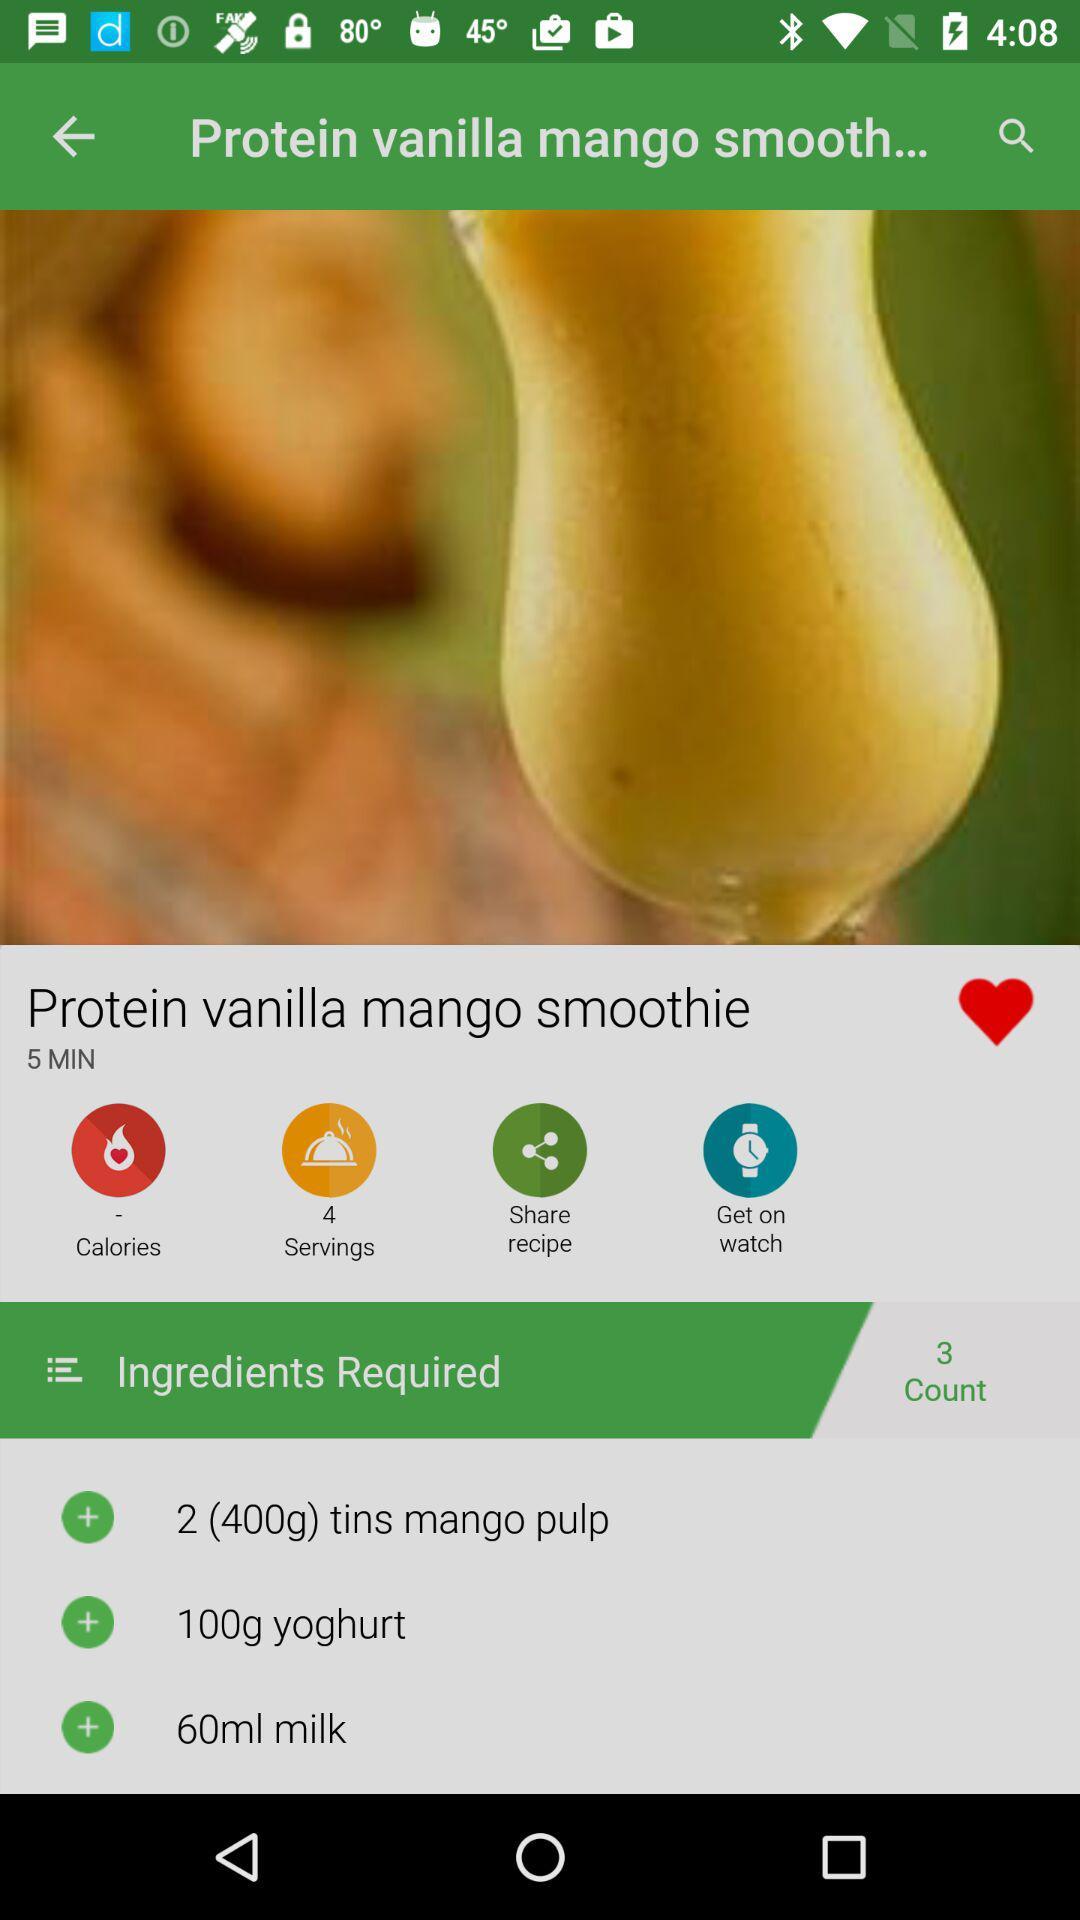  What do you see at coordinates (540, 1150) in the screenshot?
I see `the share icon` at bounding box center [540, 1150].